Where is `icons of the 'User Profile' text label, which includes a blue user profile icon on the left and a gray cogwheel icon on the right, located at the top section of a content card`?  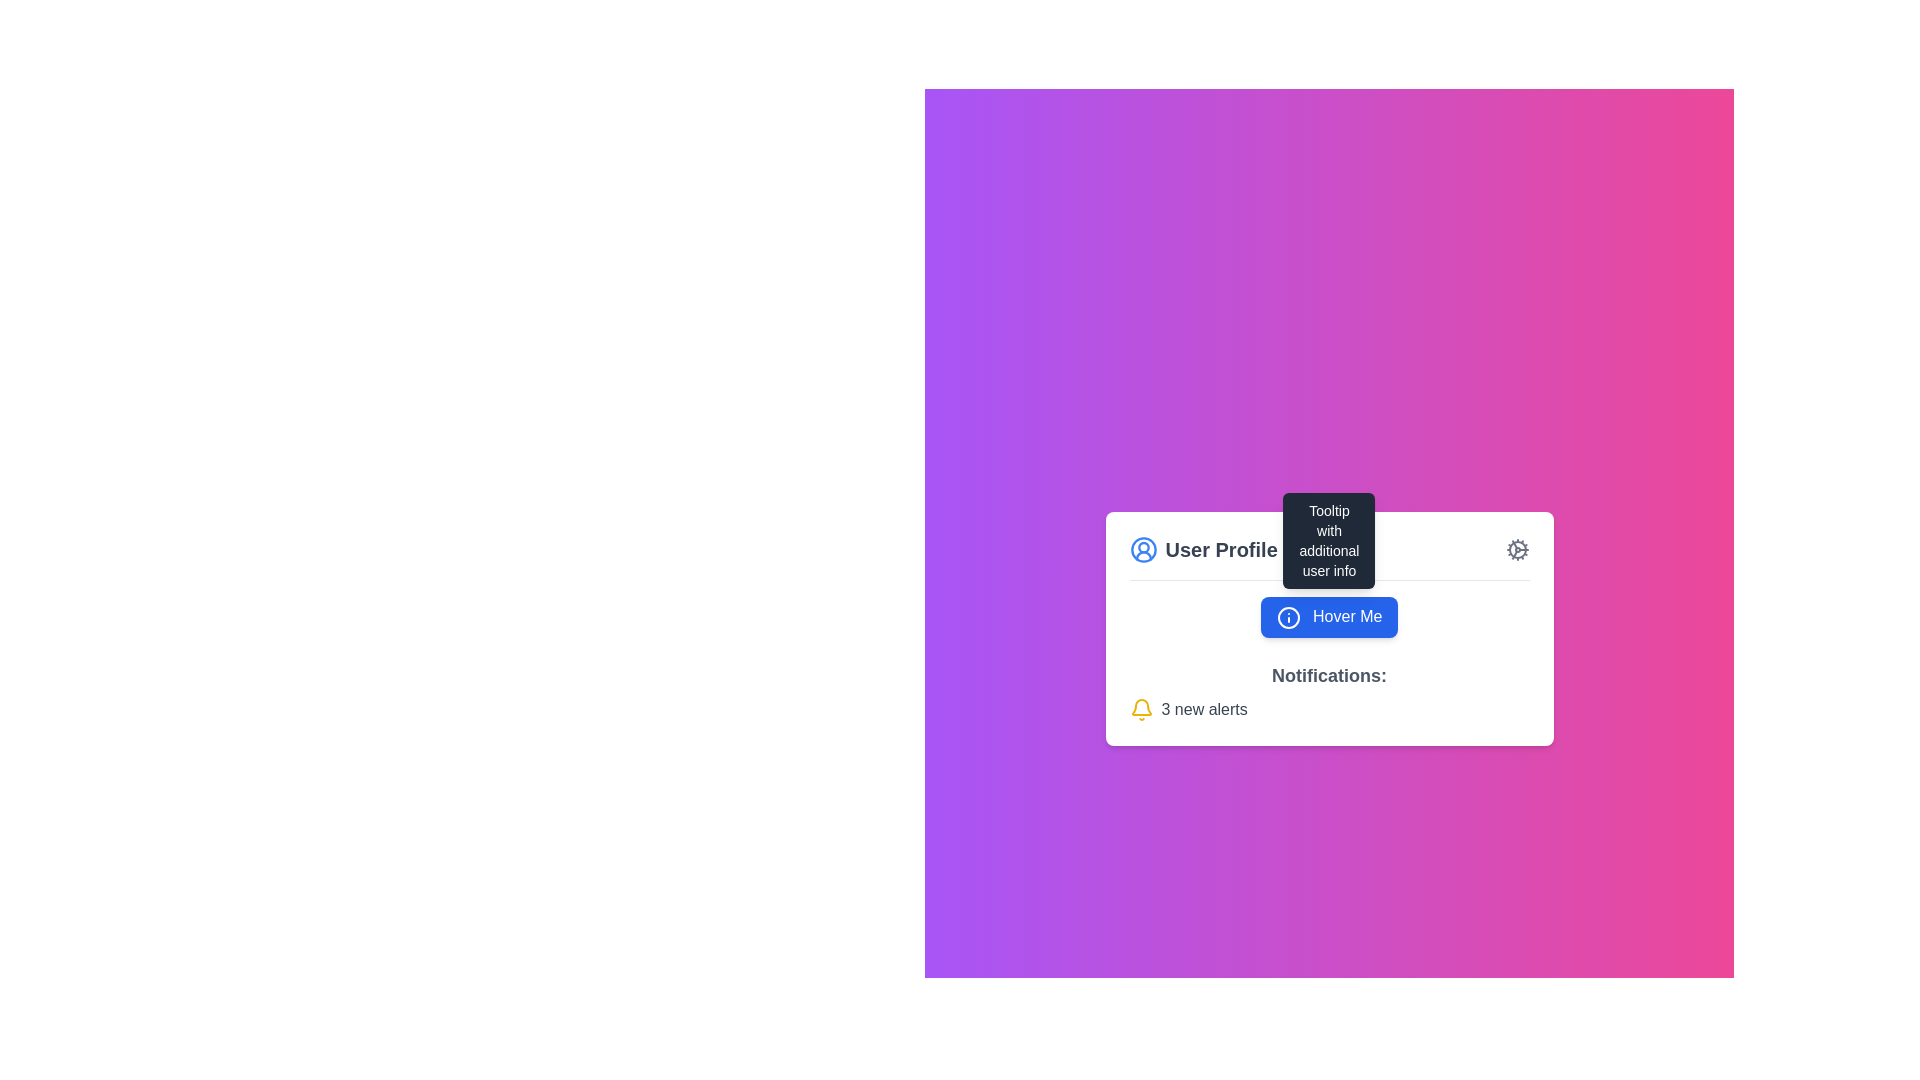
icons of the 'User Profile' text label, which includes a blue user profile icon on the left and a gray cogwheel icon on the right, located at the top section of a content card is located at coordinates (1329, 558).